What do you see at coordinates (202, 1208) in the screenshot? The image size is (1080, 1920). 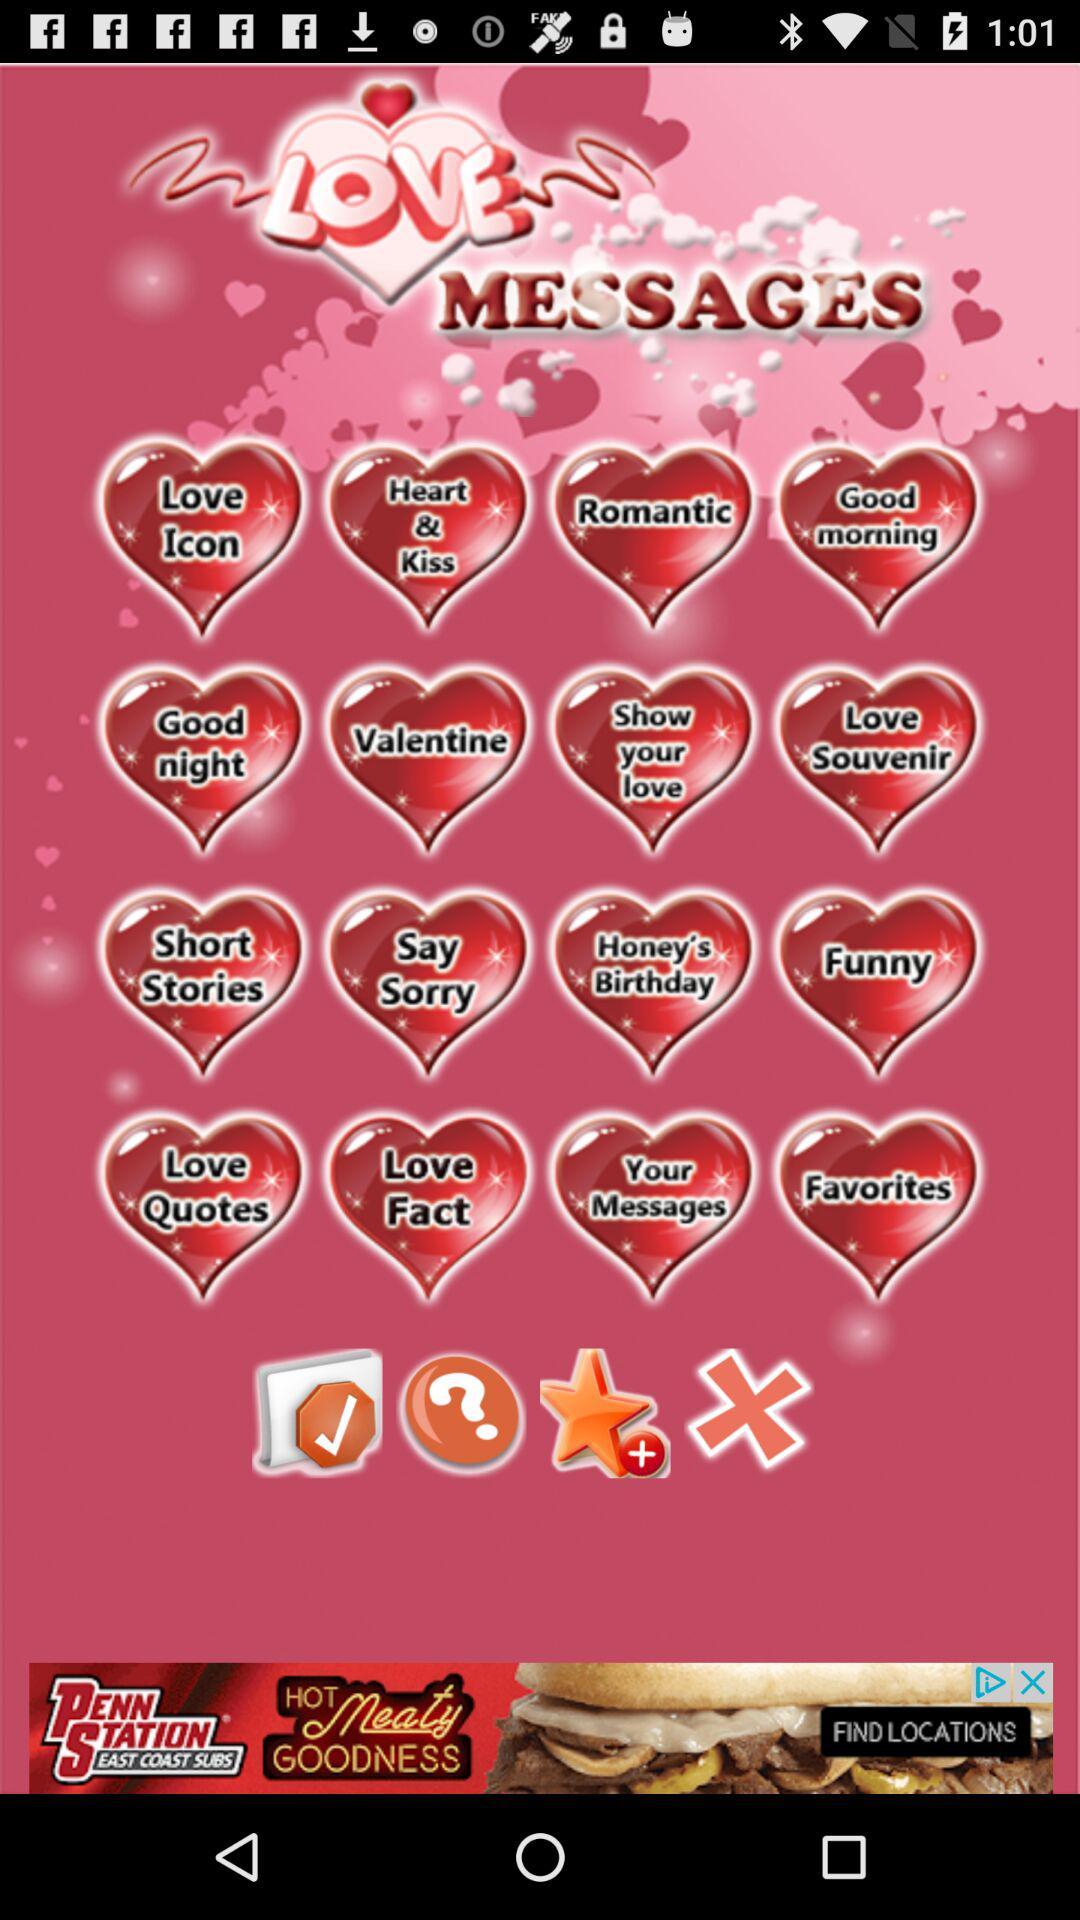 I see `love quotes` at bounding box center [202, 1208].